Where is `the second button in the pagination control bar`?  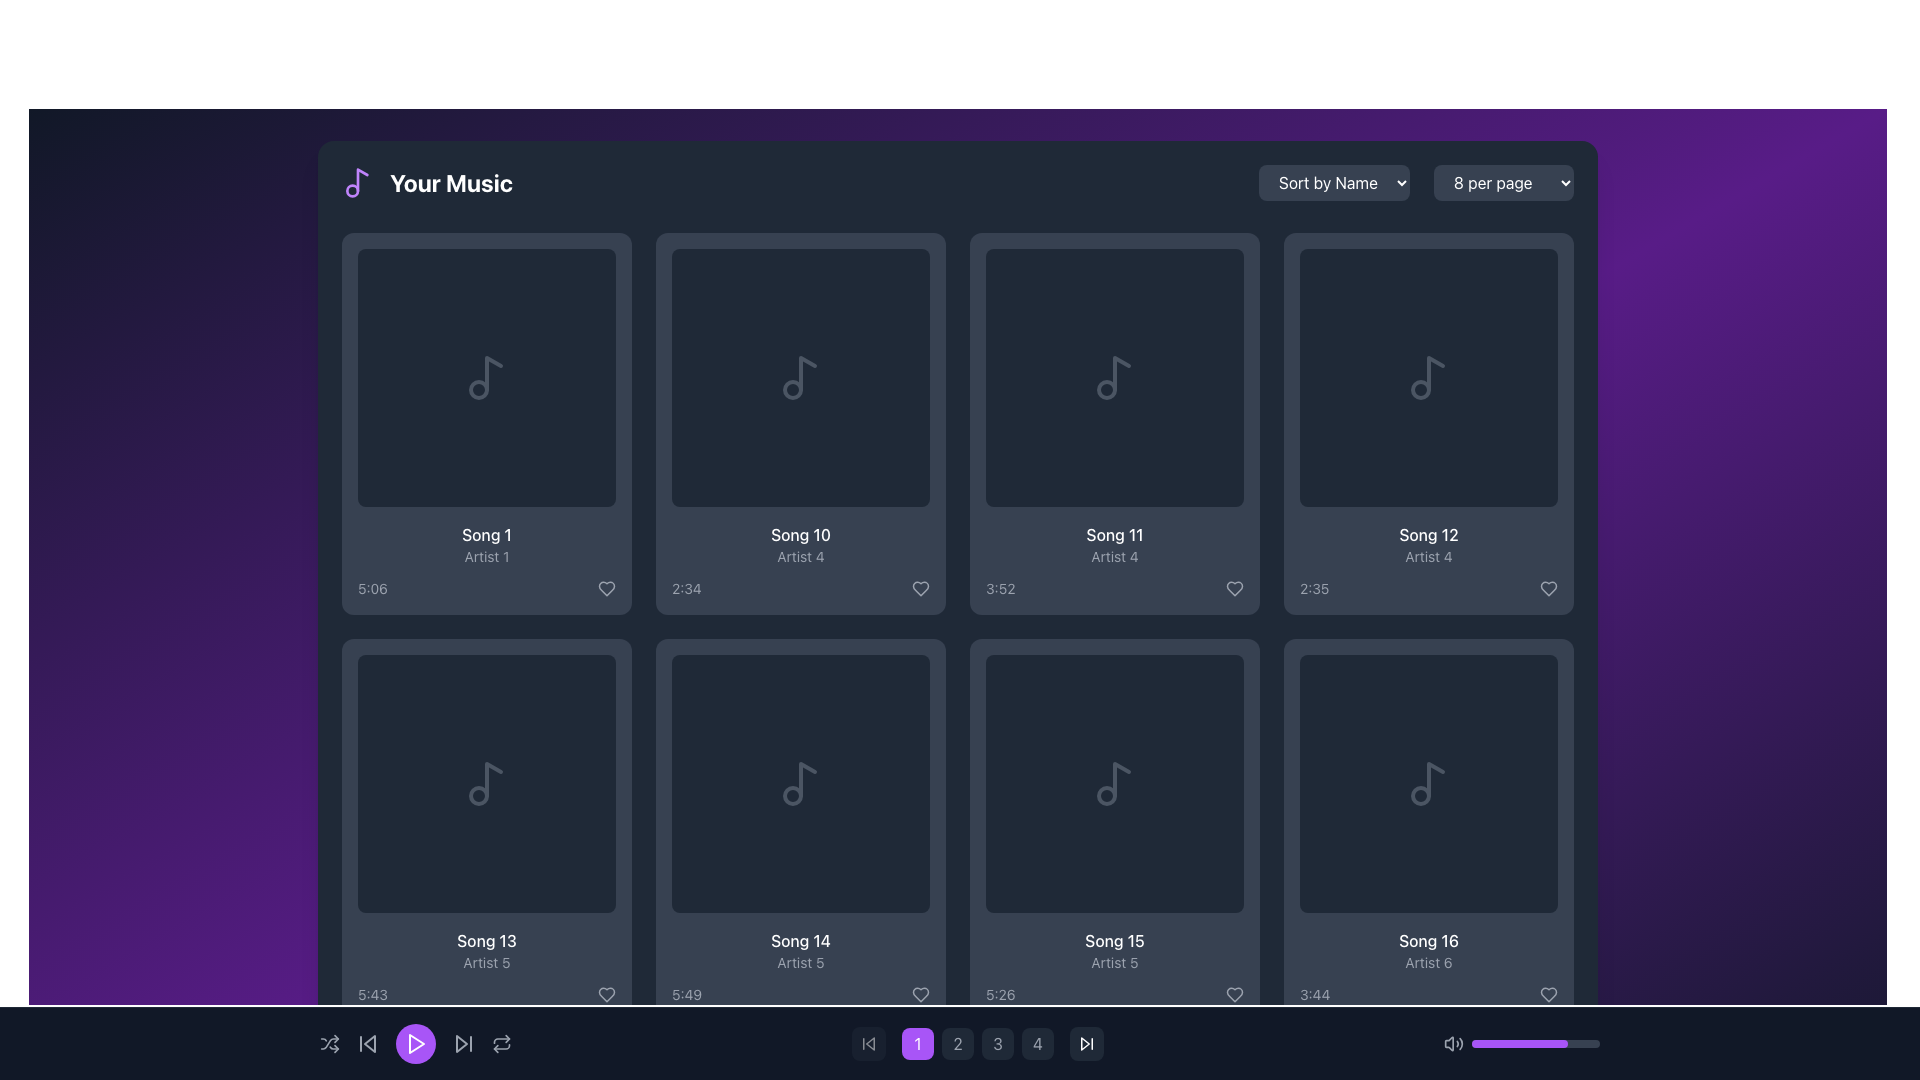
the second button in the pagination control bar is located at coordinates (957, 1043).